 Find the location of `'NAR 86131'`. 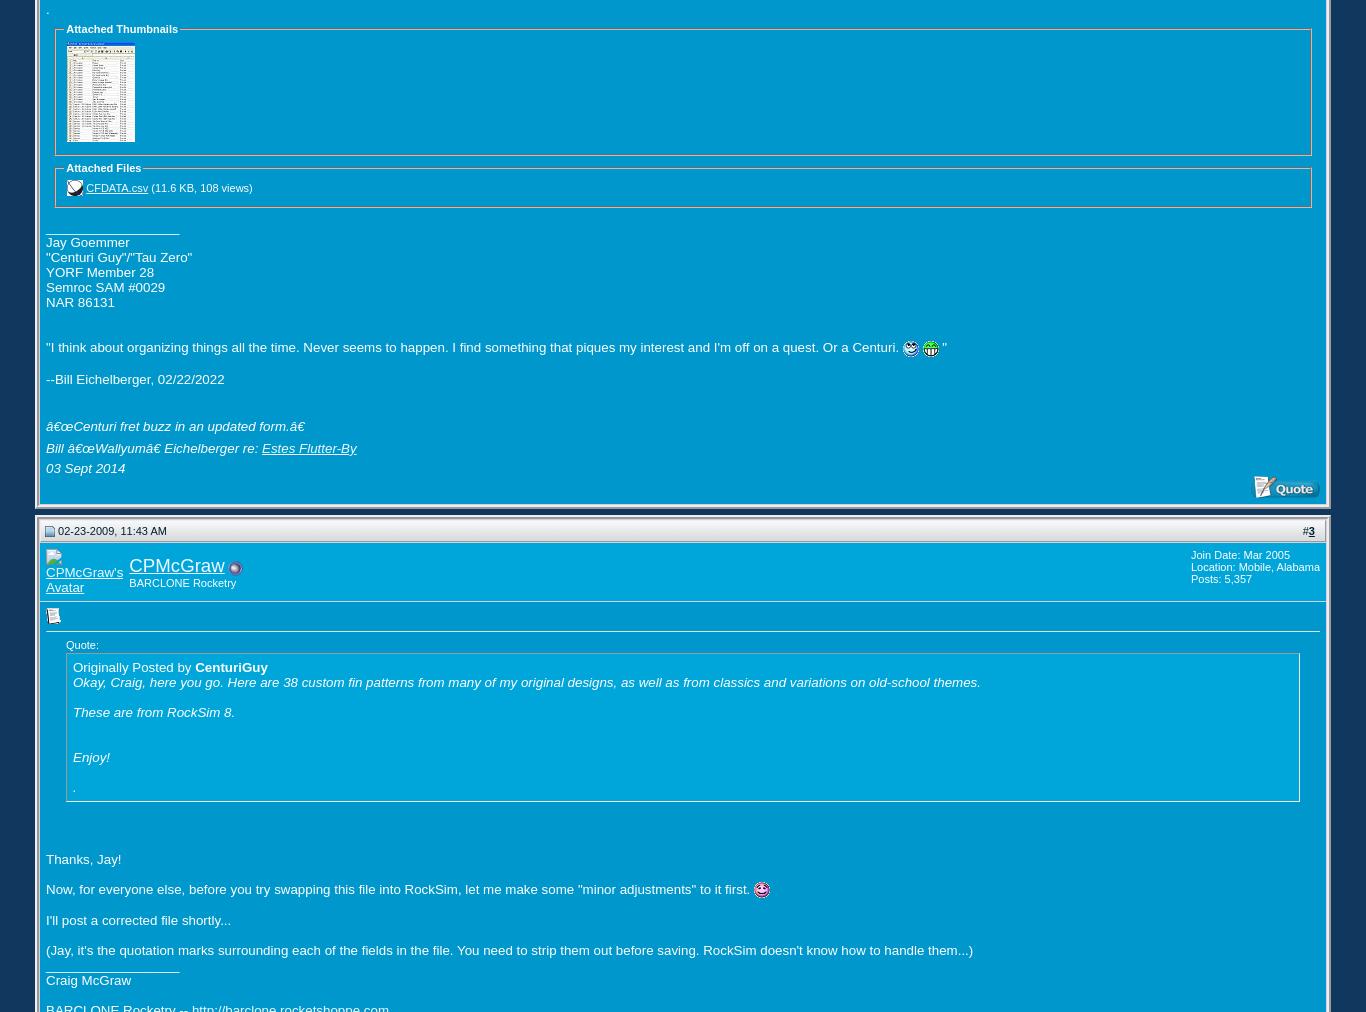

'NAR 86131' is located at coordinates (46, 301).